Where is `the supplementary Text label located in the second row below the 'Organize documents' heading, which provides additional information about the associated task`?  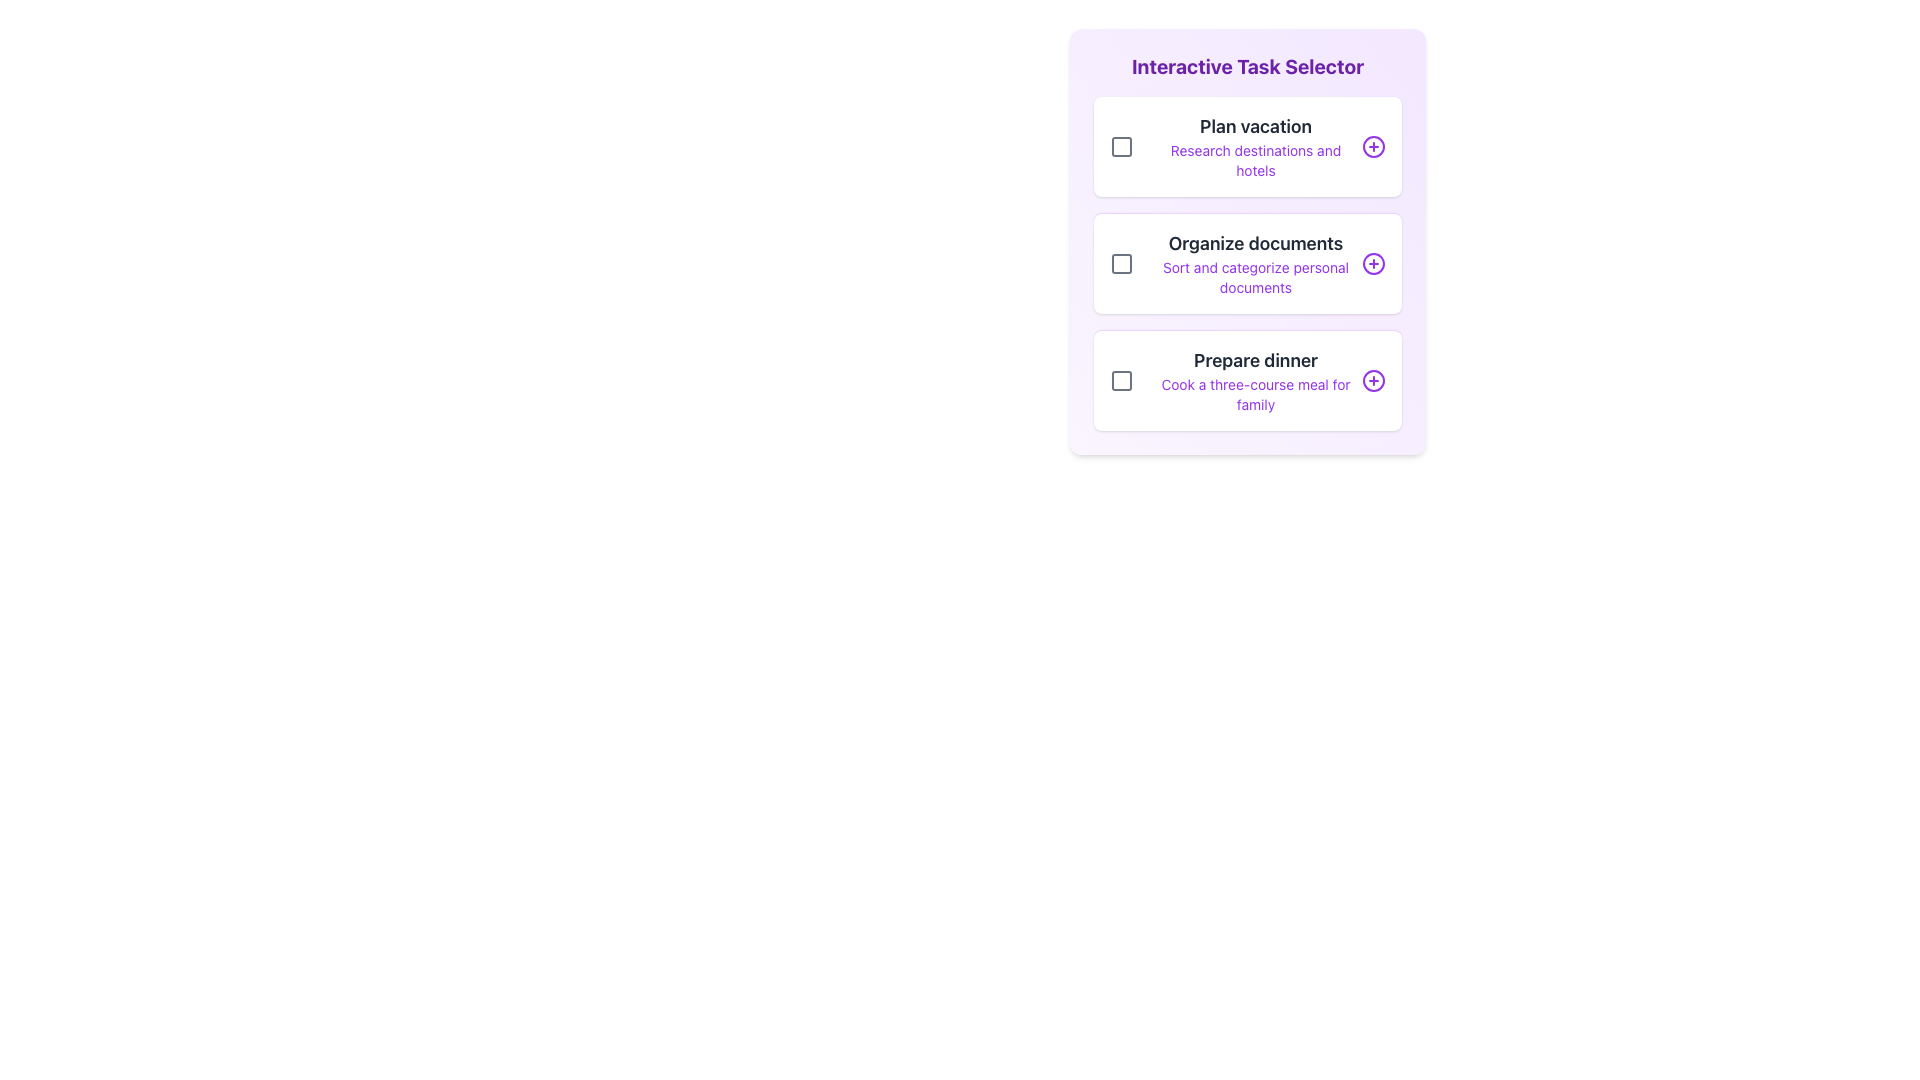
the supplementary Text label located in the second row below the 'Organize documents' heading, which provides additional information about the associated task is located at coordinates (1255, 277).